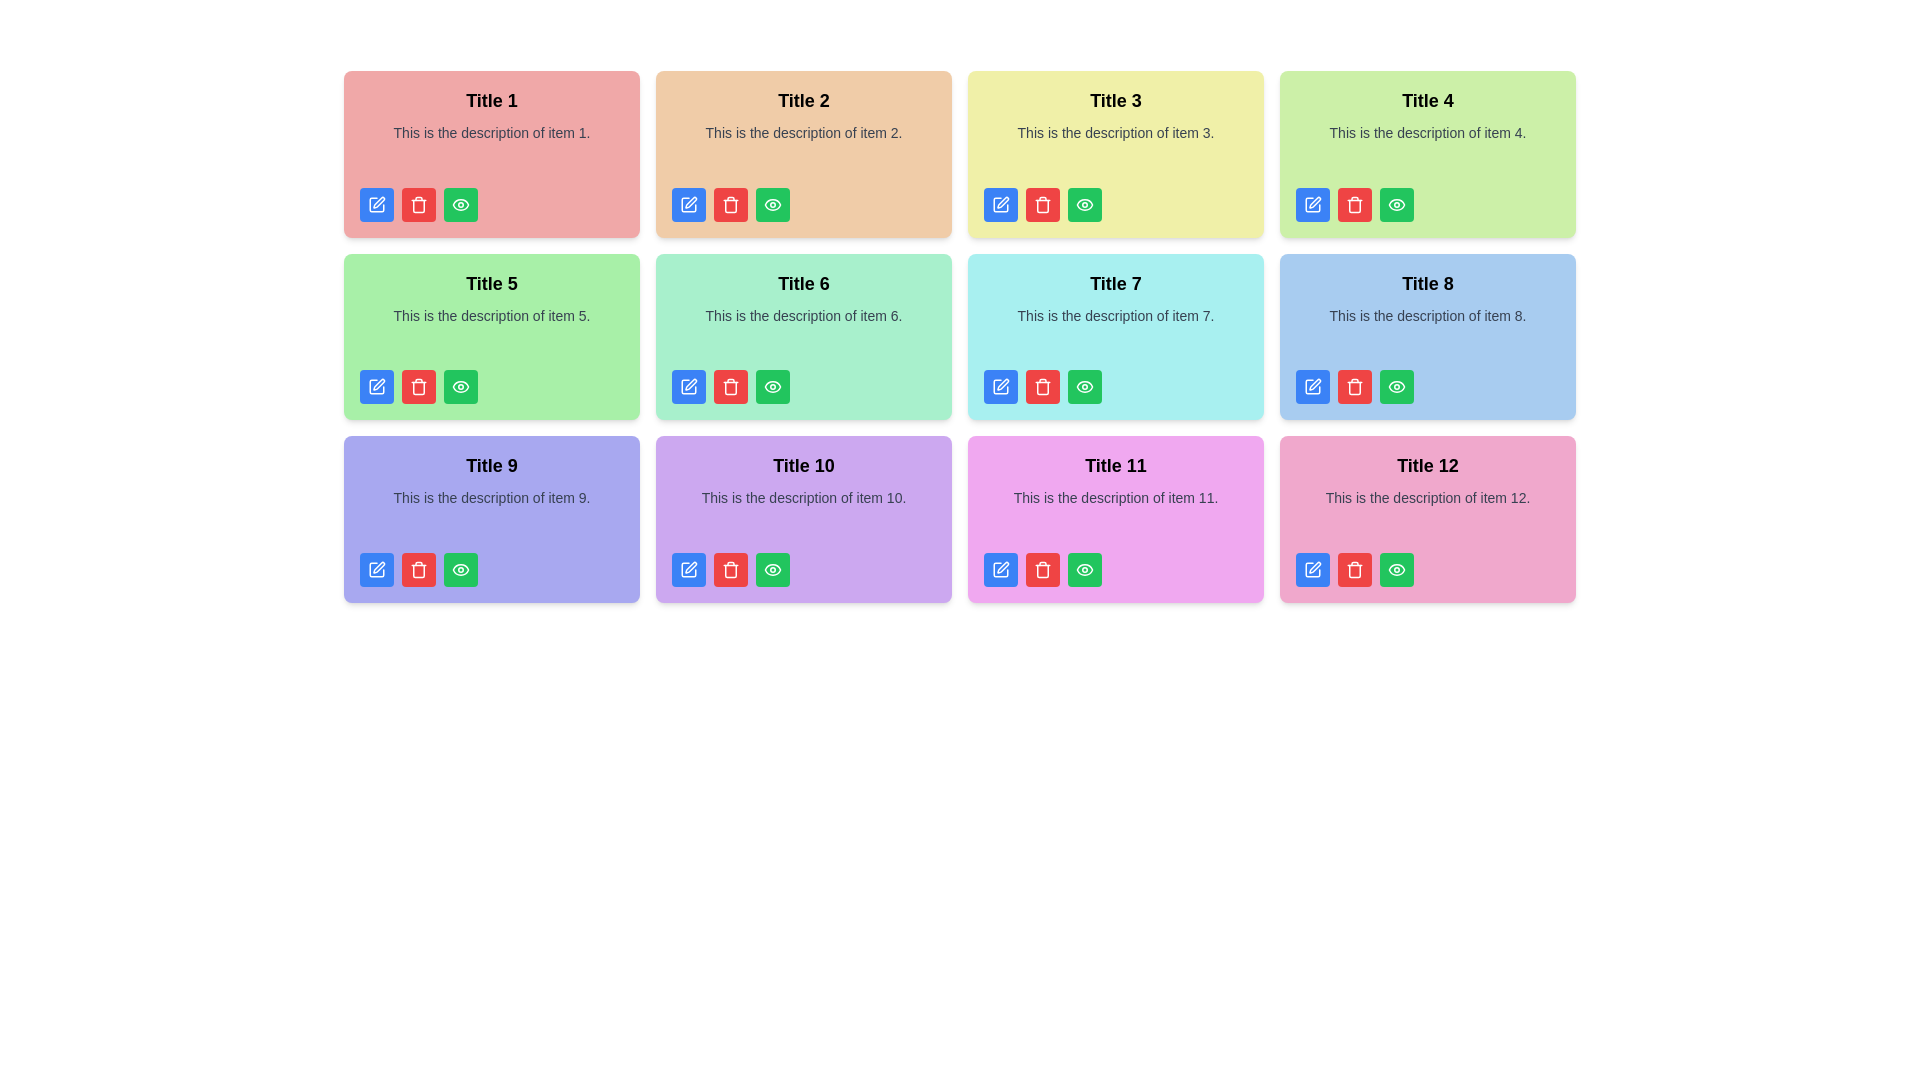 The width and height of the screenshot is (1920, 1080). I want to click on the leftmost icon button within the blue-button styled area at the bottom of 'Title 7', so click(1001, 386).